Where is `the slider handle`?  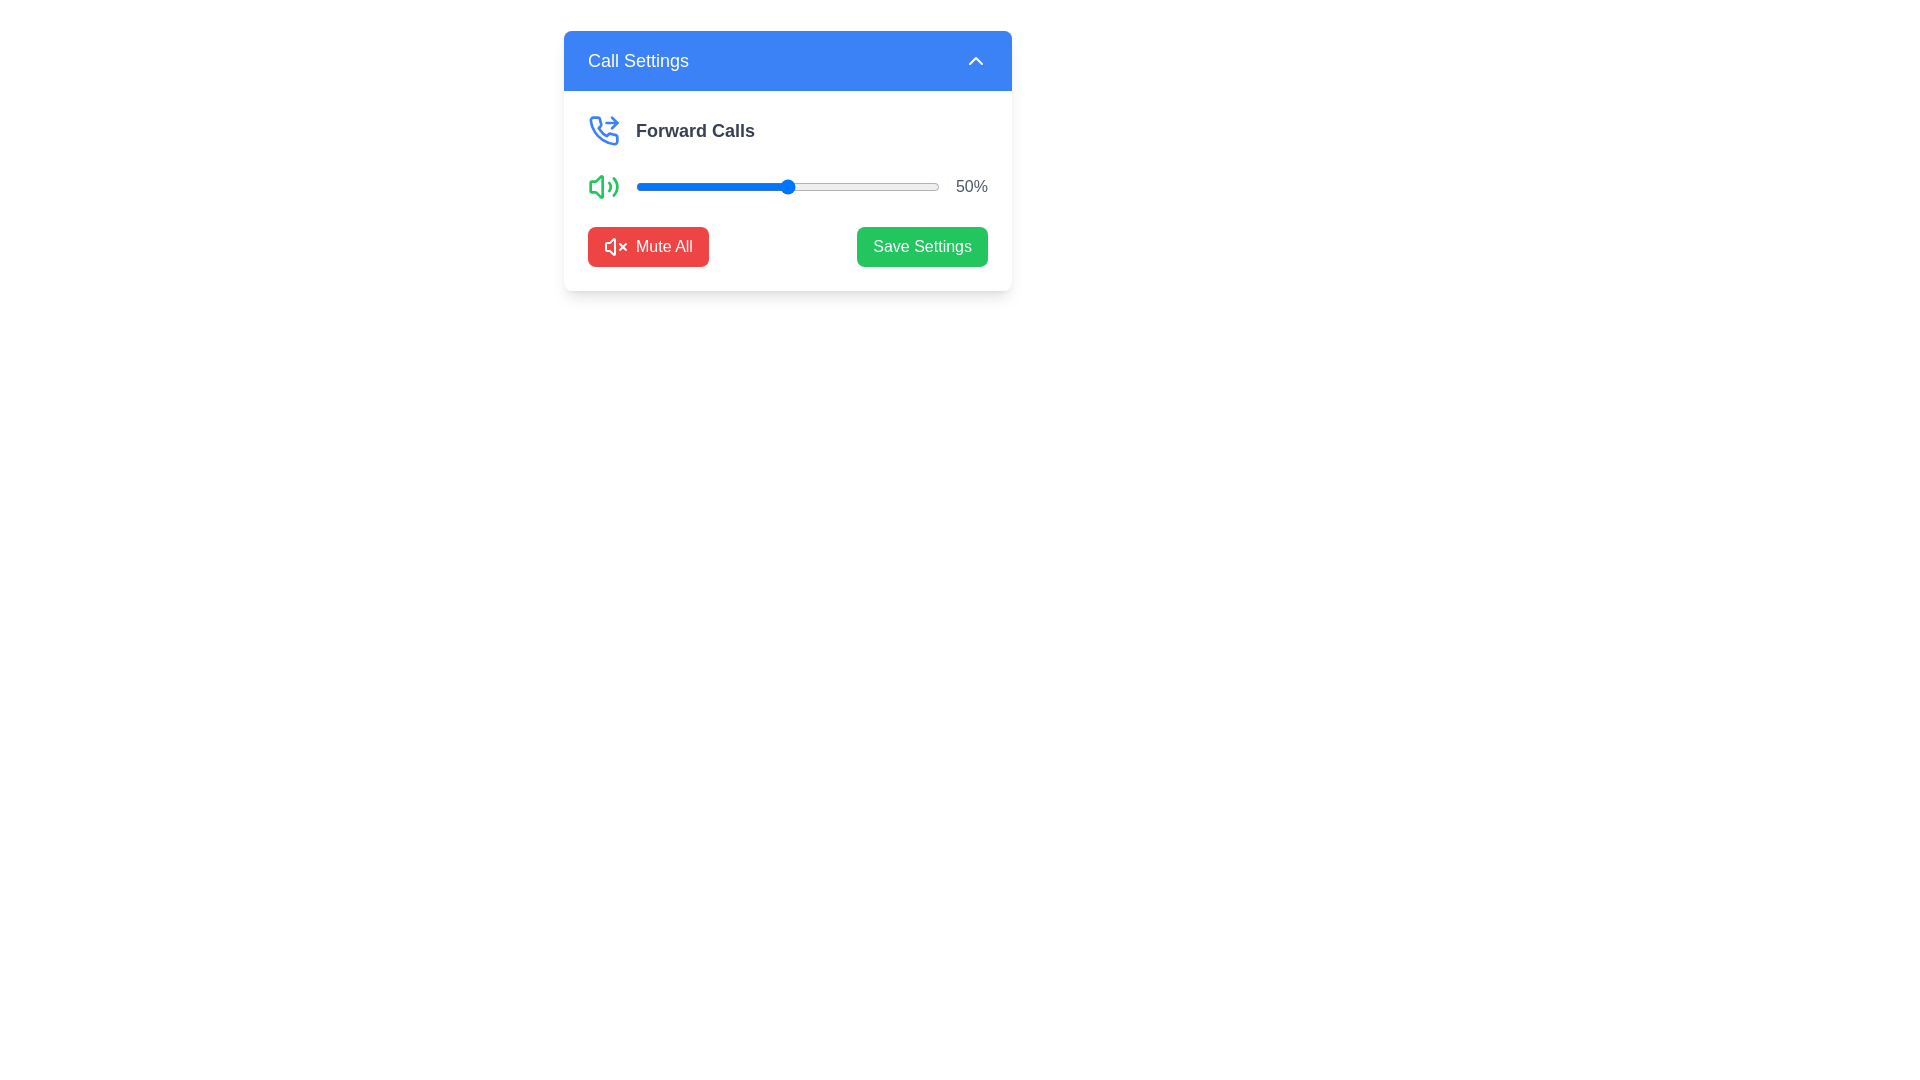 the slider handle is located at coordinates (786, 186).